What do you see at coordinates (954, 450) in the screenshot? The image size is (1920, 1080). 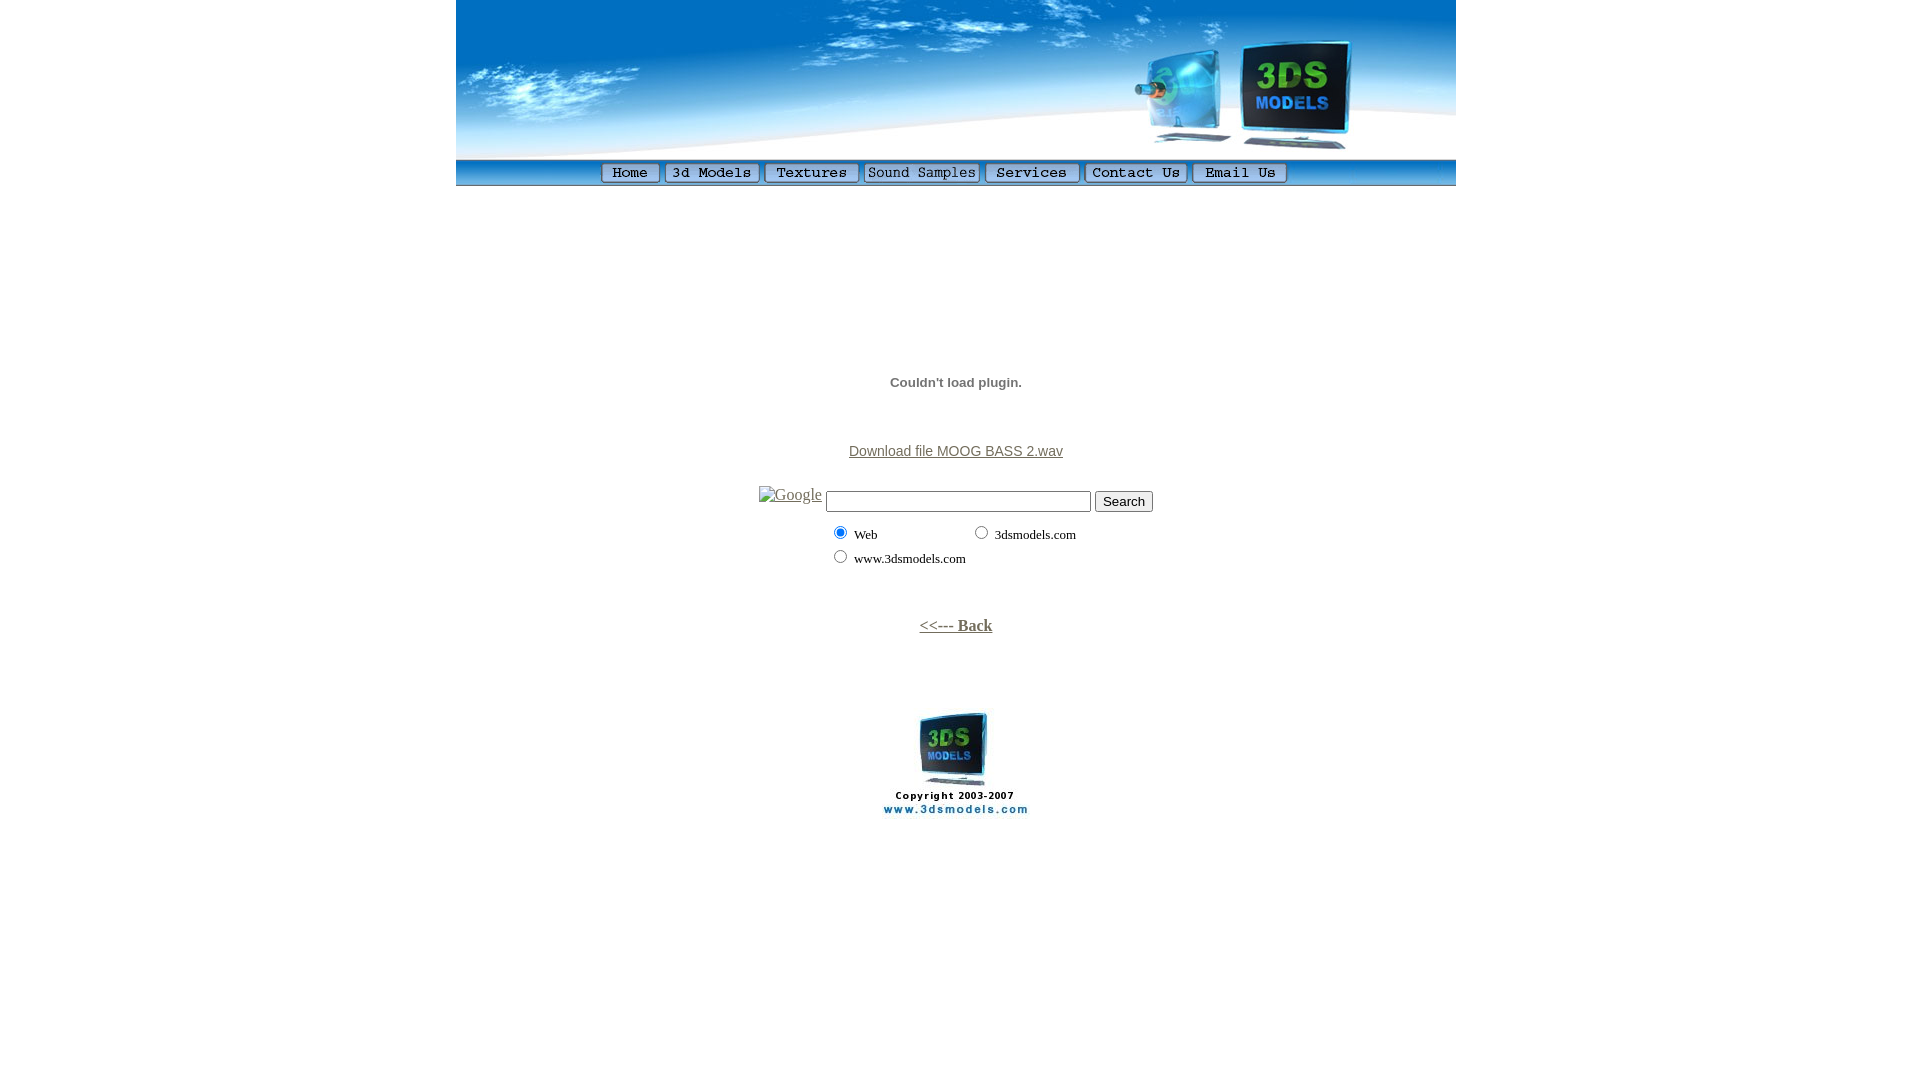 I see `'Download file MOOG BASS 2.wav'` at bounding box center [954, 450].